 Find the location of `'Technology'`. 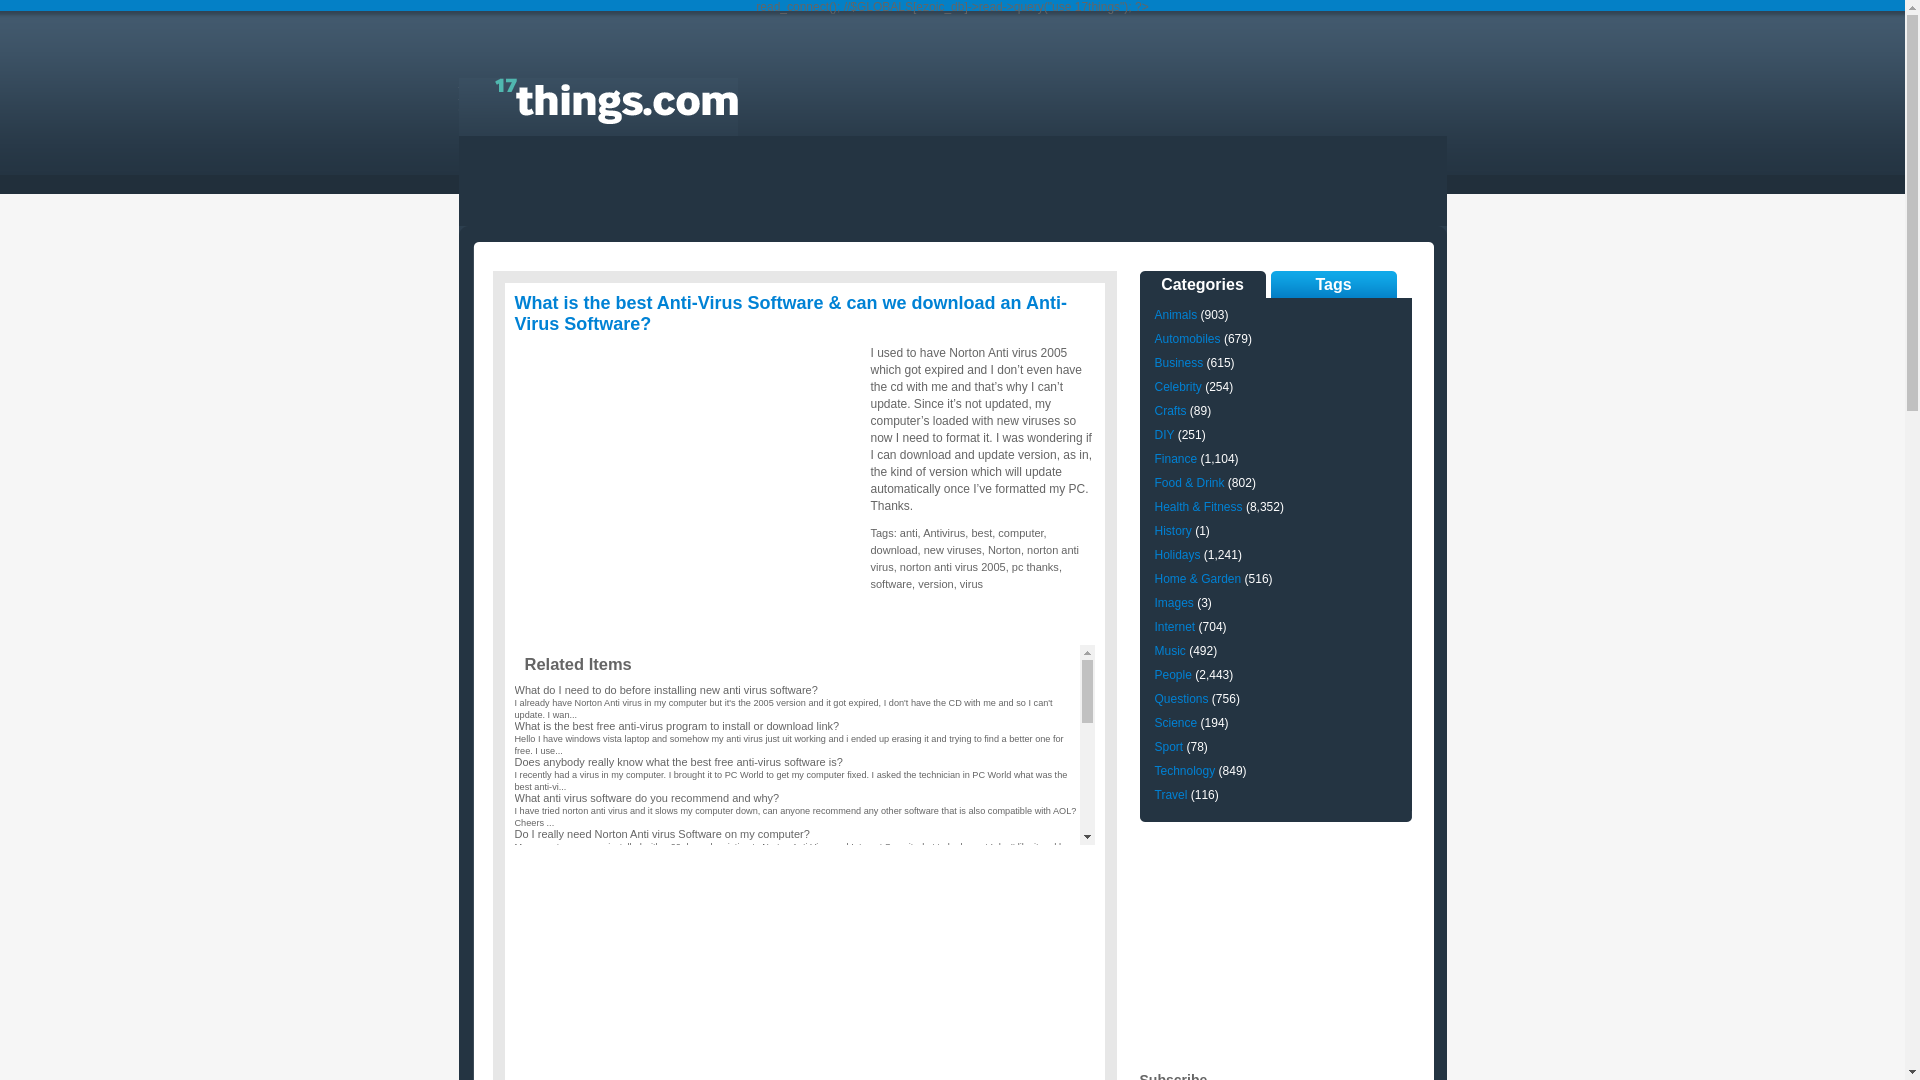

'Technology' is located at coordinates (1184, 770).